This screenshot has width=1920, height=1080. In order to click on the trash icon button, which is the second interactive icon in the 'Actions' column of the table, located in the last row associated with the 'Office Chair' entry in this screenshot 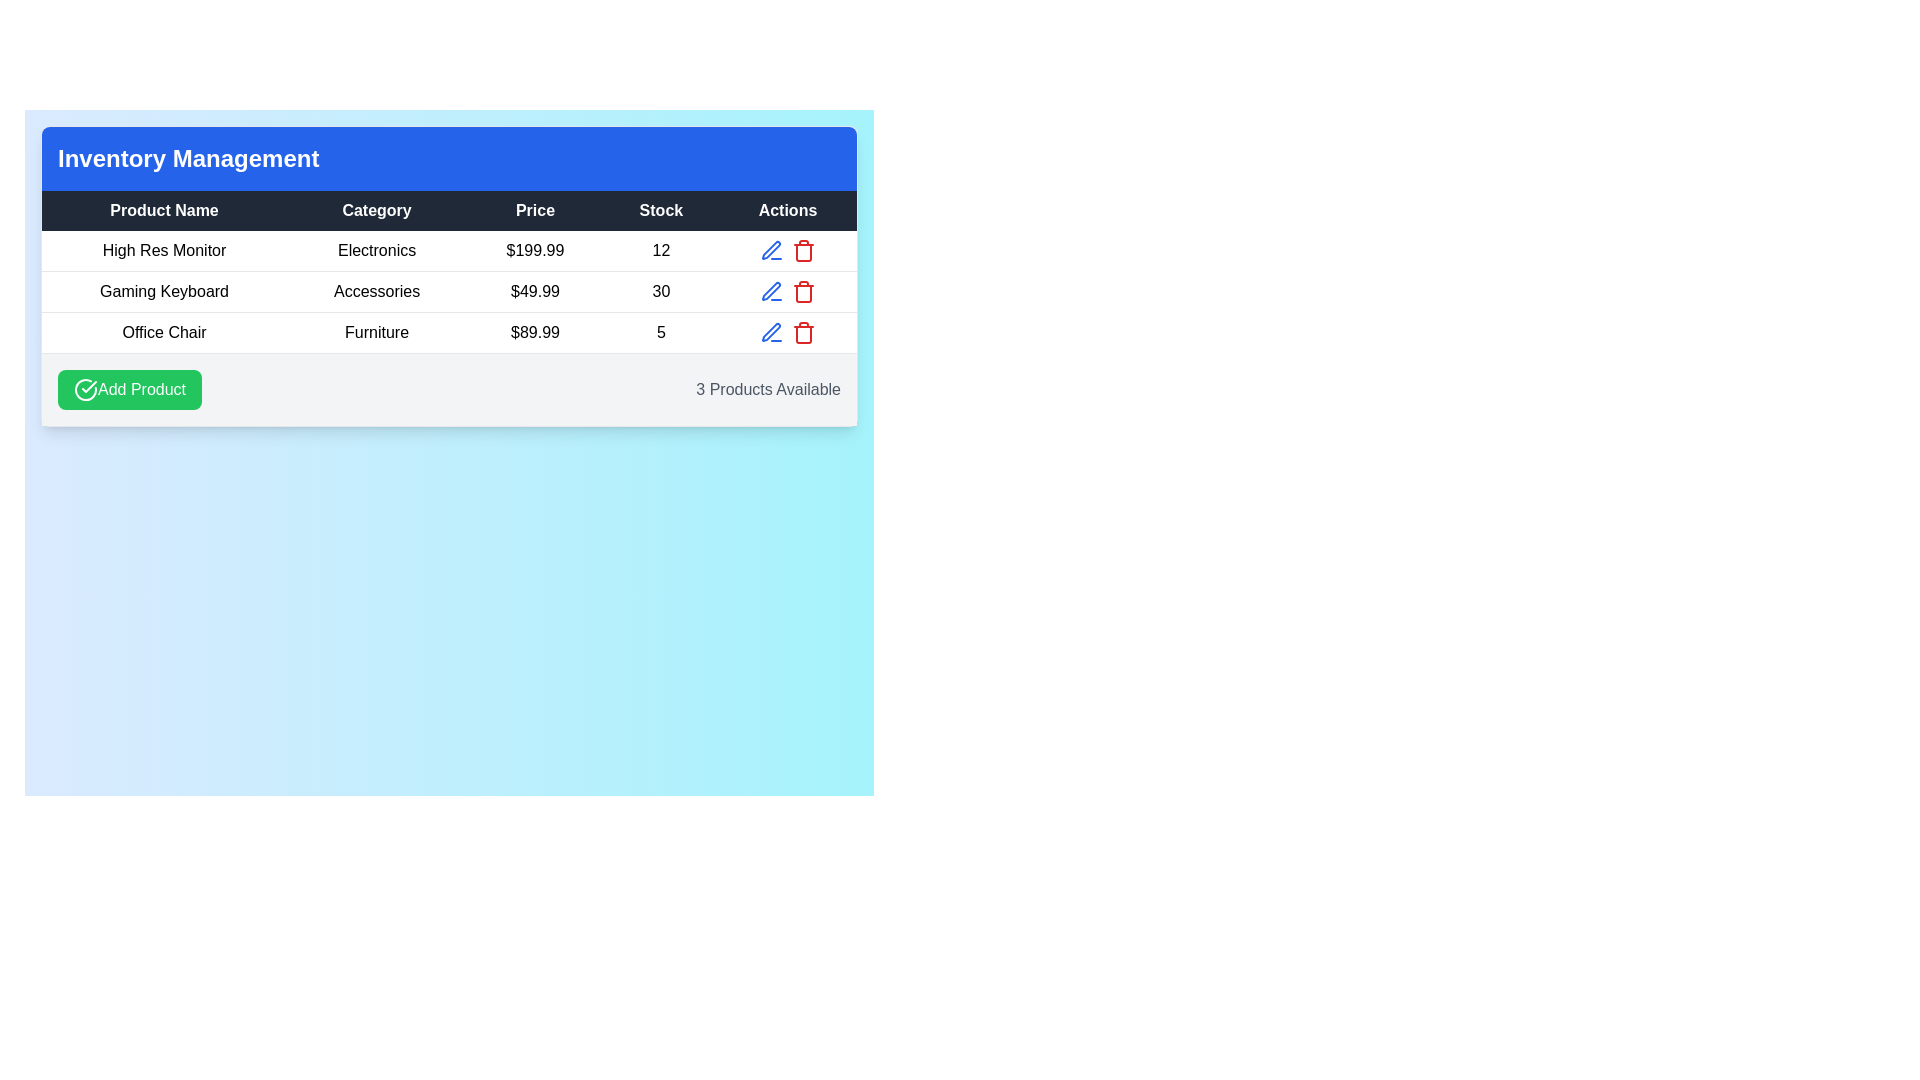, I will do `click(803, 331)`.